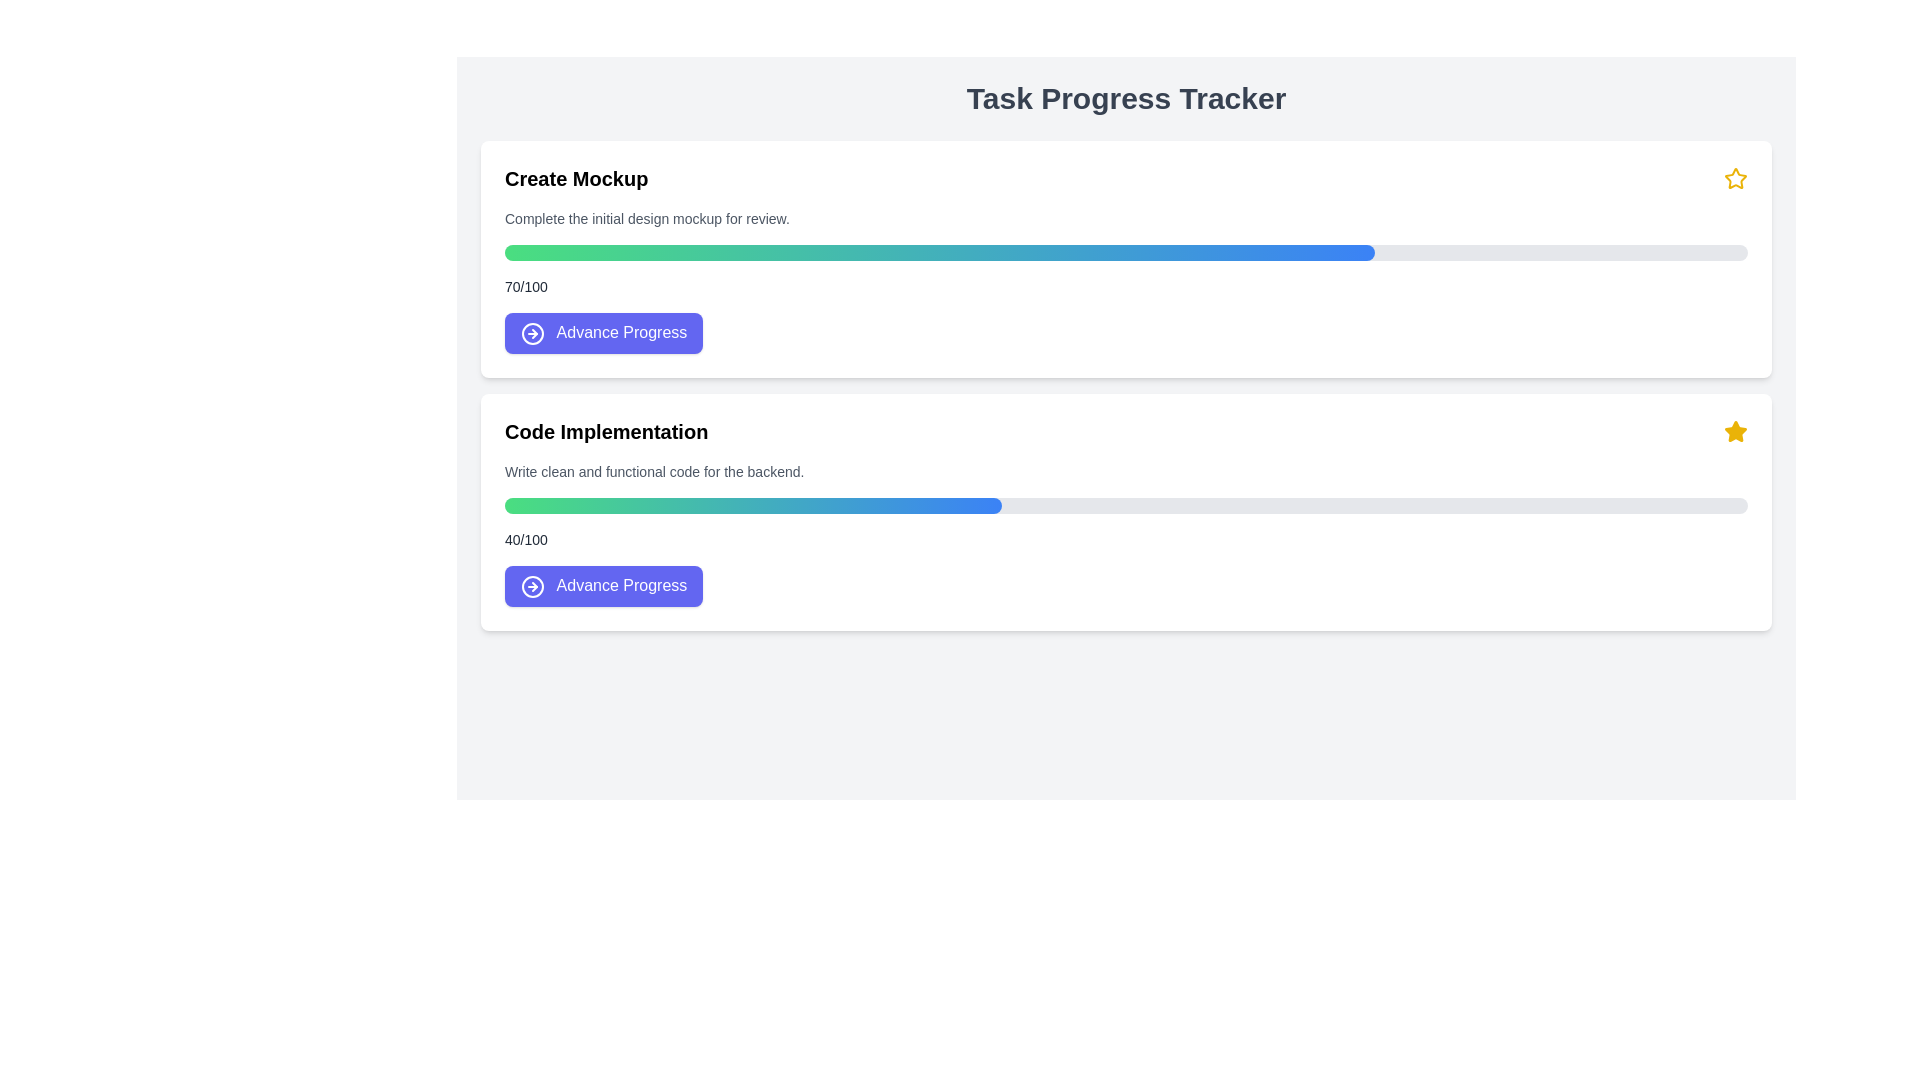  Describe the element at coordinates (575, 177) in the screenshot. I see `text of the Text Label that serves as the title for the 'Create Mockup' task, located at the top of the first task card under 'Task Progress Tracker'` at that location.